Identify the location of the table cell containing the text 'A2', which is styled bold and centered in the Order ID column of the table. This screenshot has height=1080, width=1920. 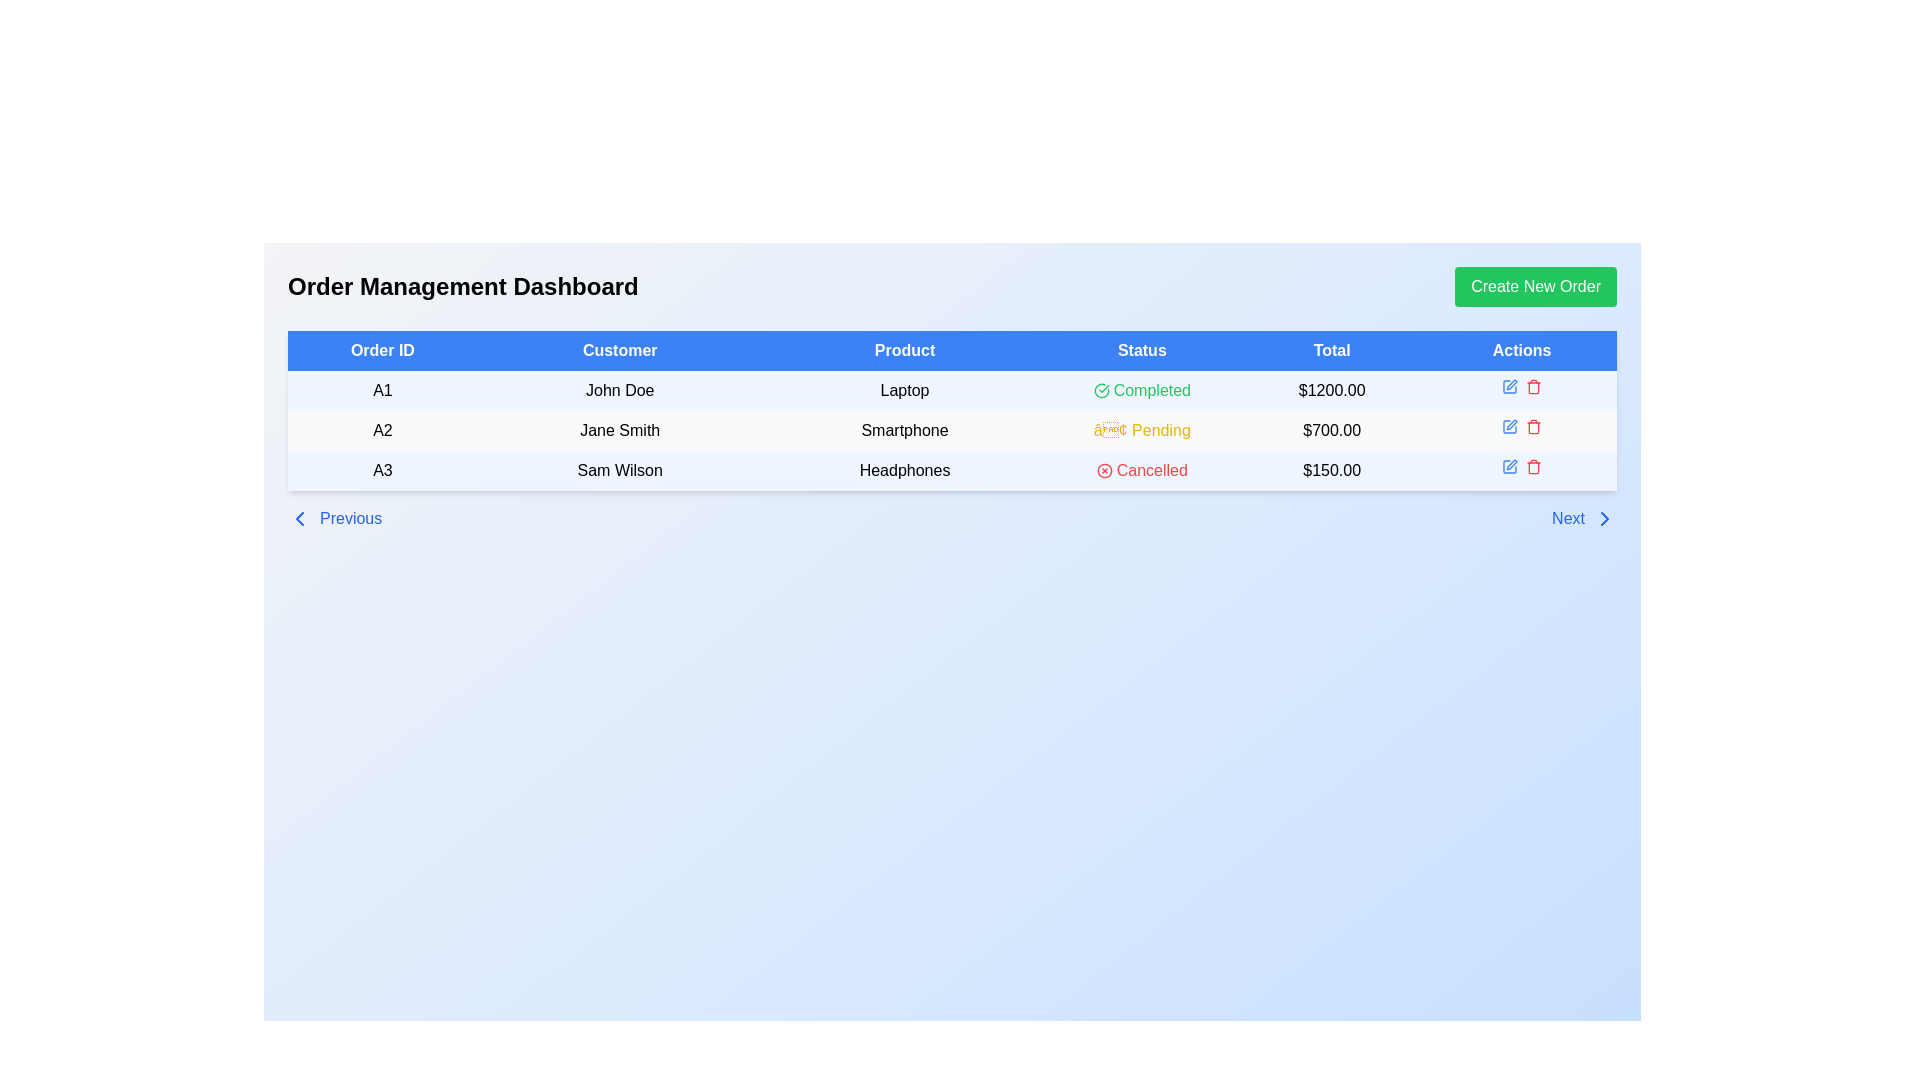
(382, 430).